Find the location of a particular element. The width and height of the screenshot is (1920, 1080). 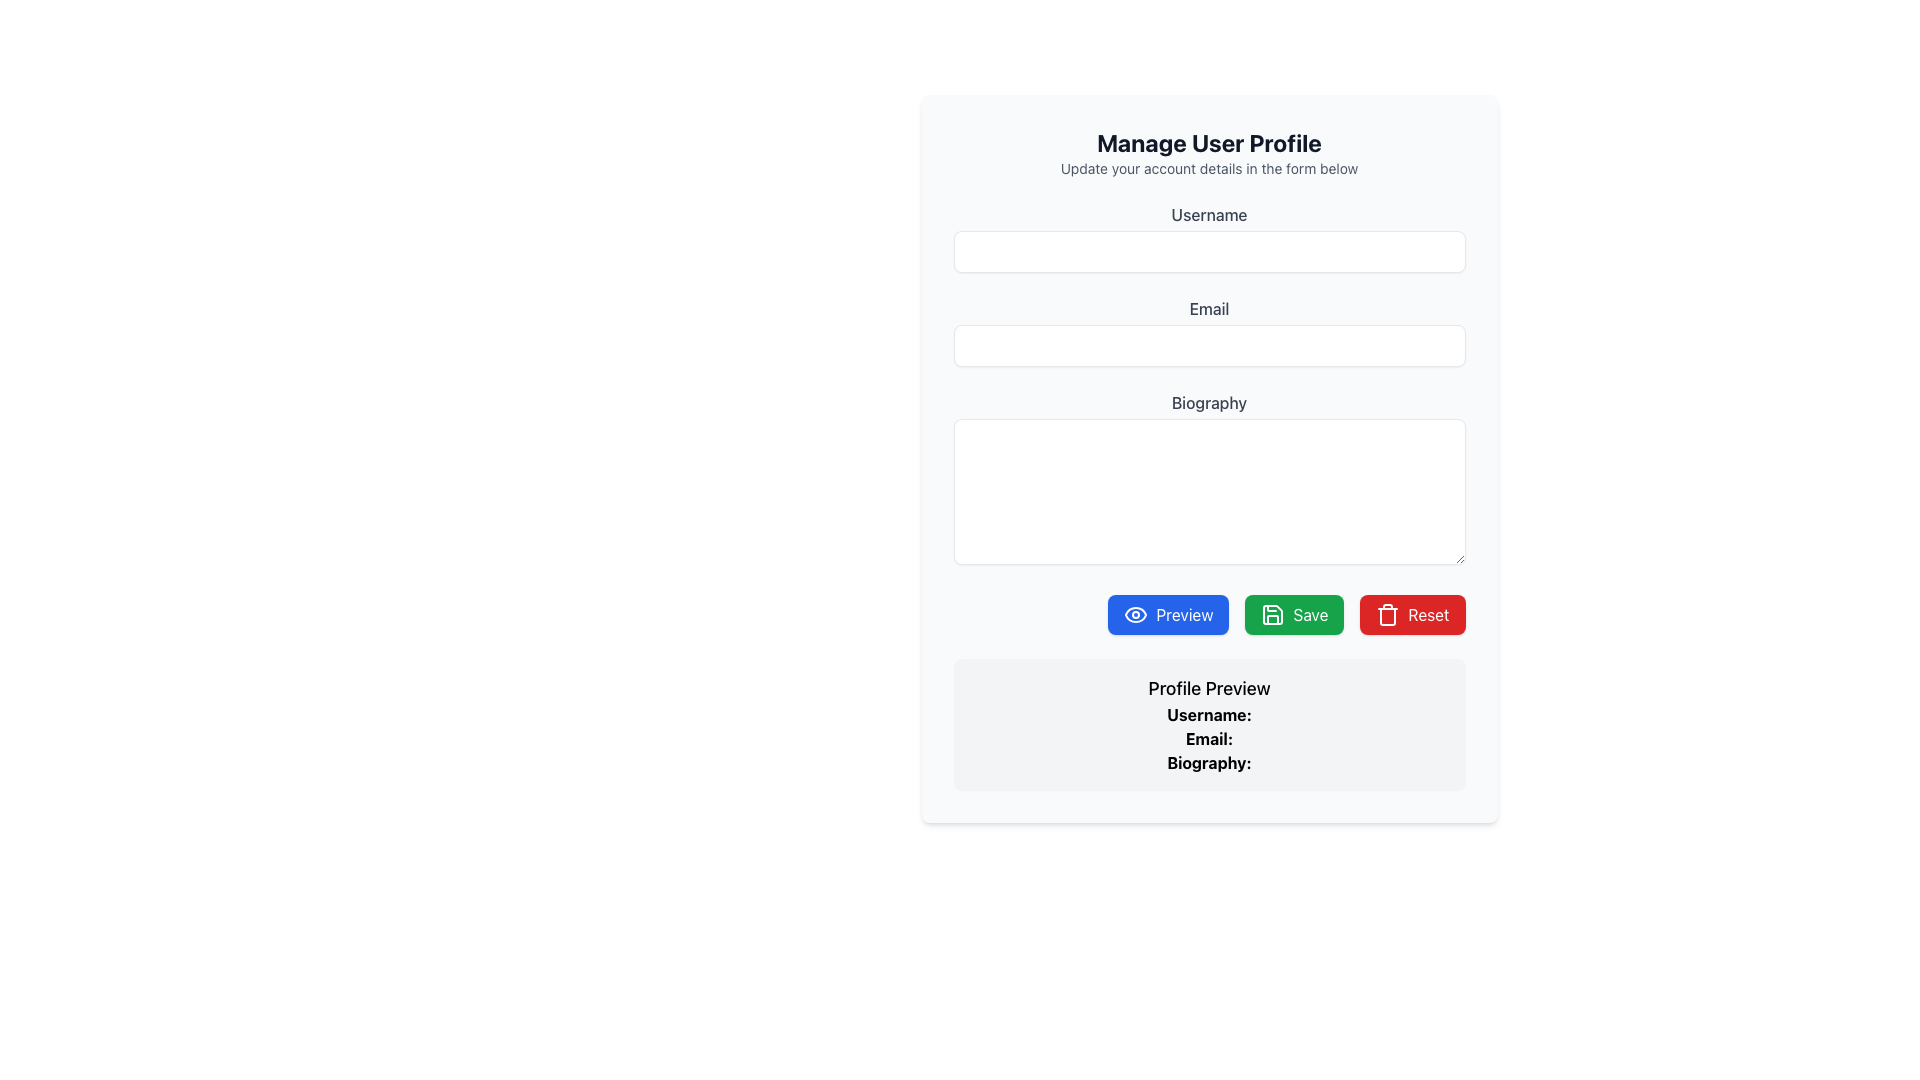

the 'Username' label, which is a gray text label positioned above the username input box, located near the top center of the form is located at coordinates (1208, 215).